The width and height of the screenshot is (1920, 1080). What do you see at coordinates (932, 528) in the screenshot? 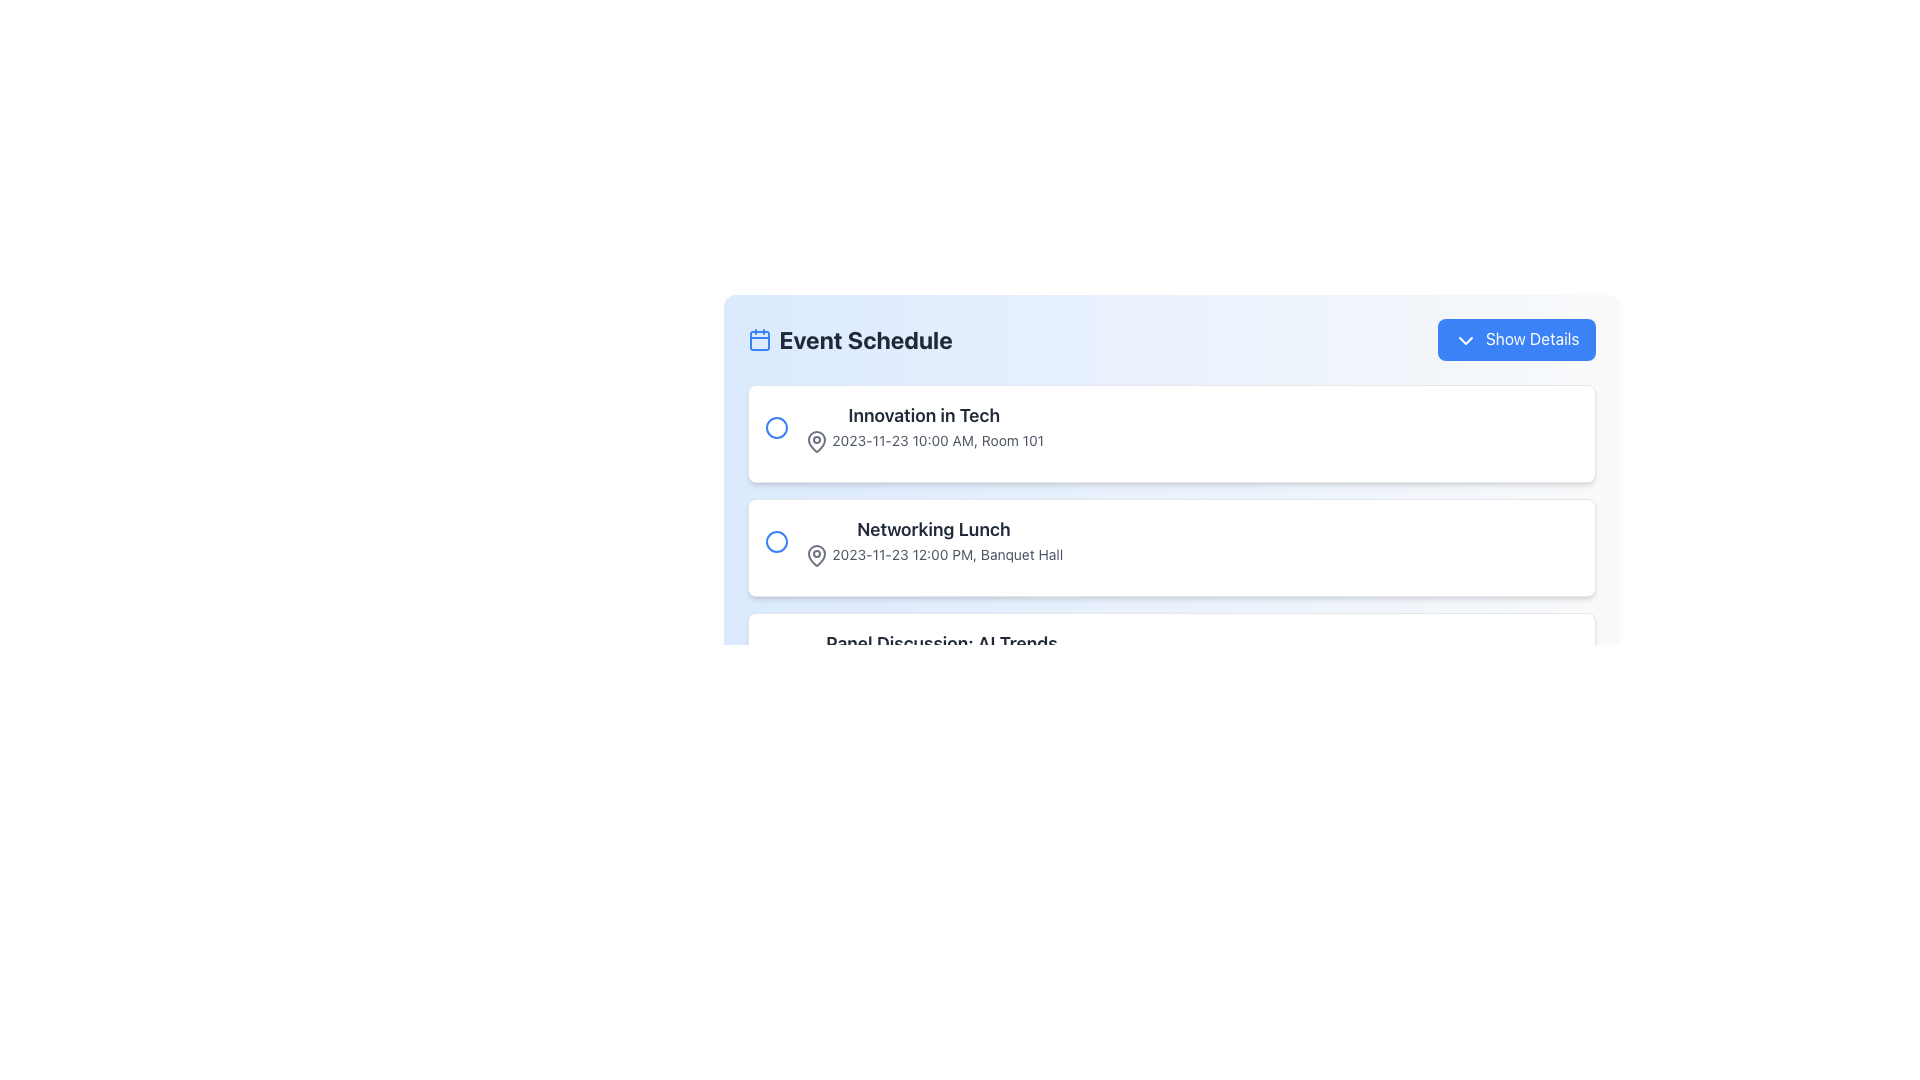
I see `the text label that serves as the heading for the event item, located directly above the date and time details` at bounding box center [932, 528].